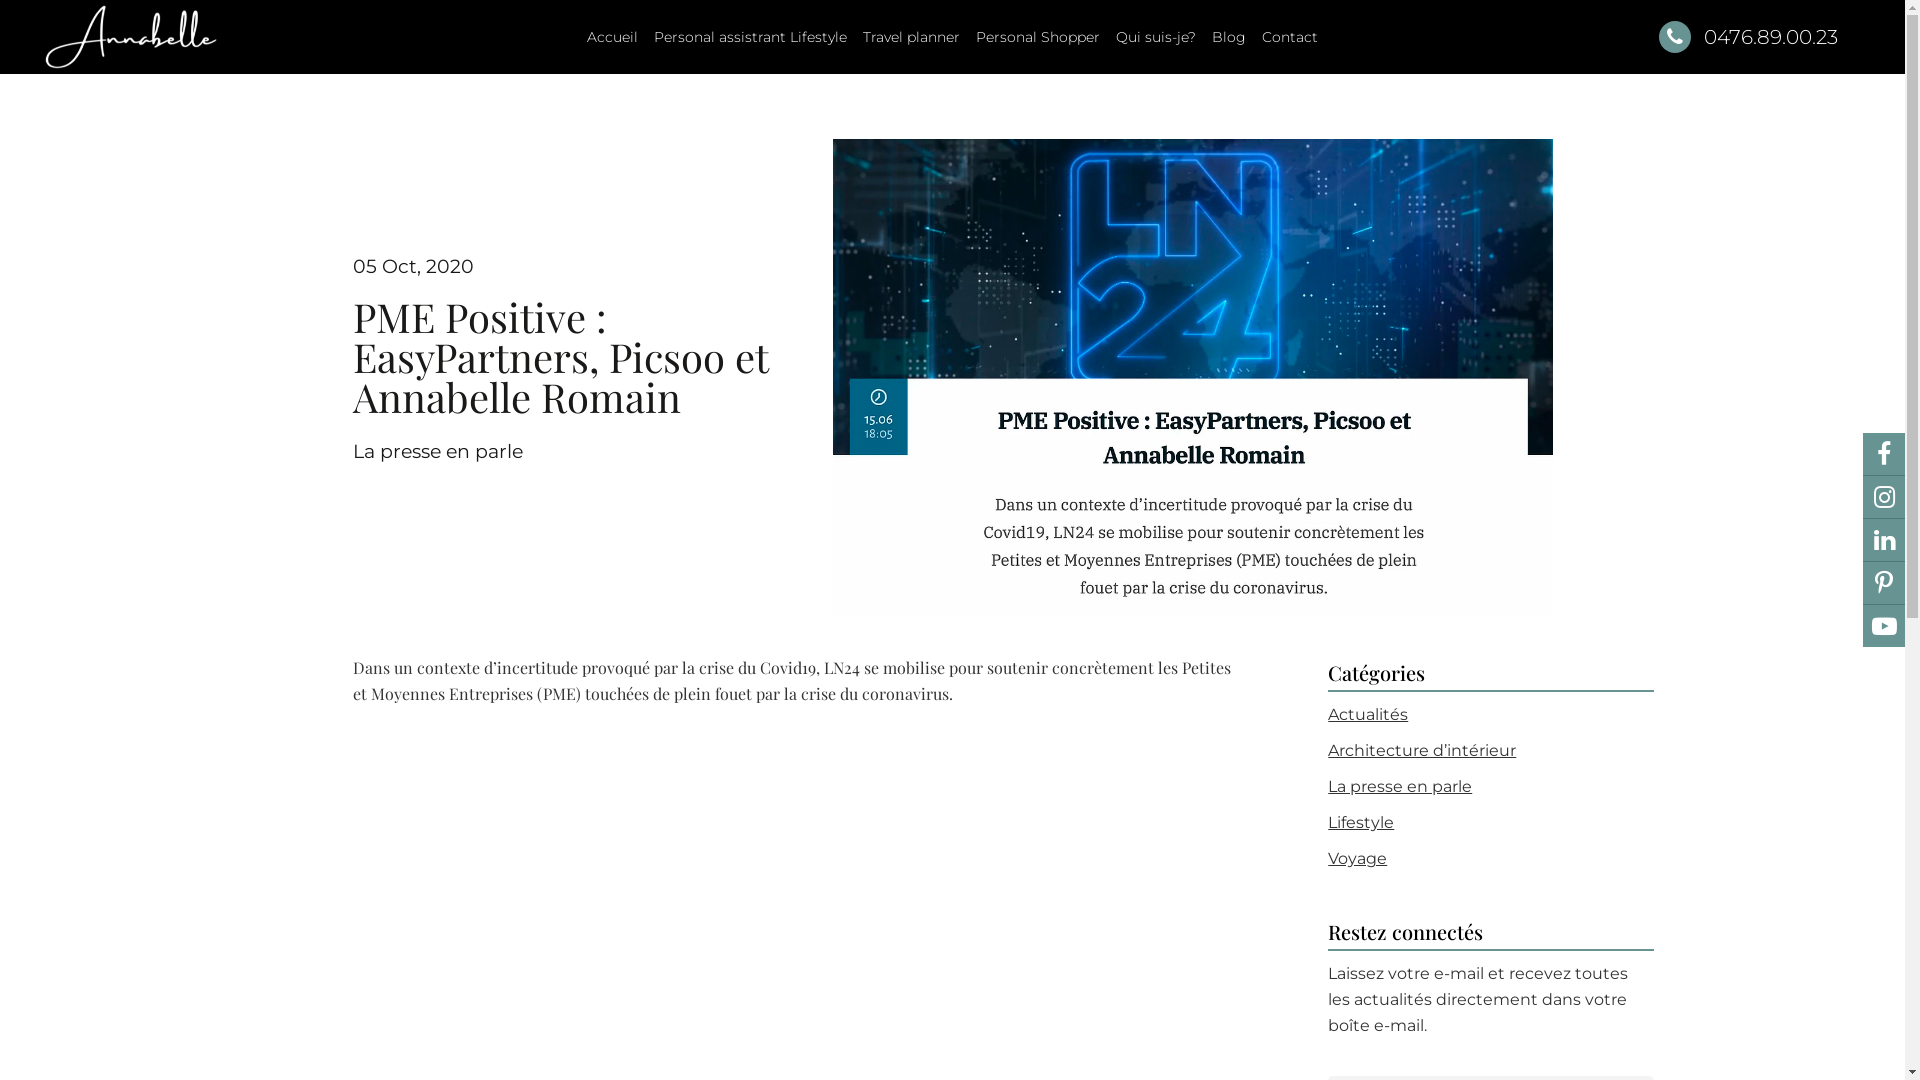 The height and width of the screenshot is (1080, 1920). Describe the element at coordinates (1357, 857) in the screenshot. I see `'Voyage'` at that location.